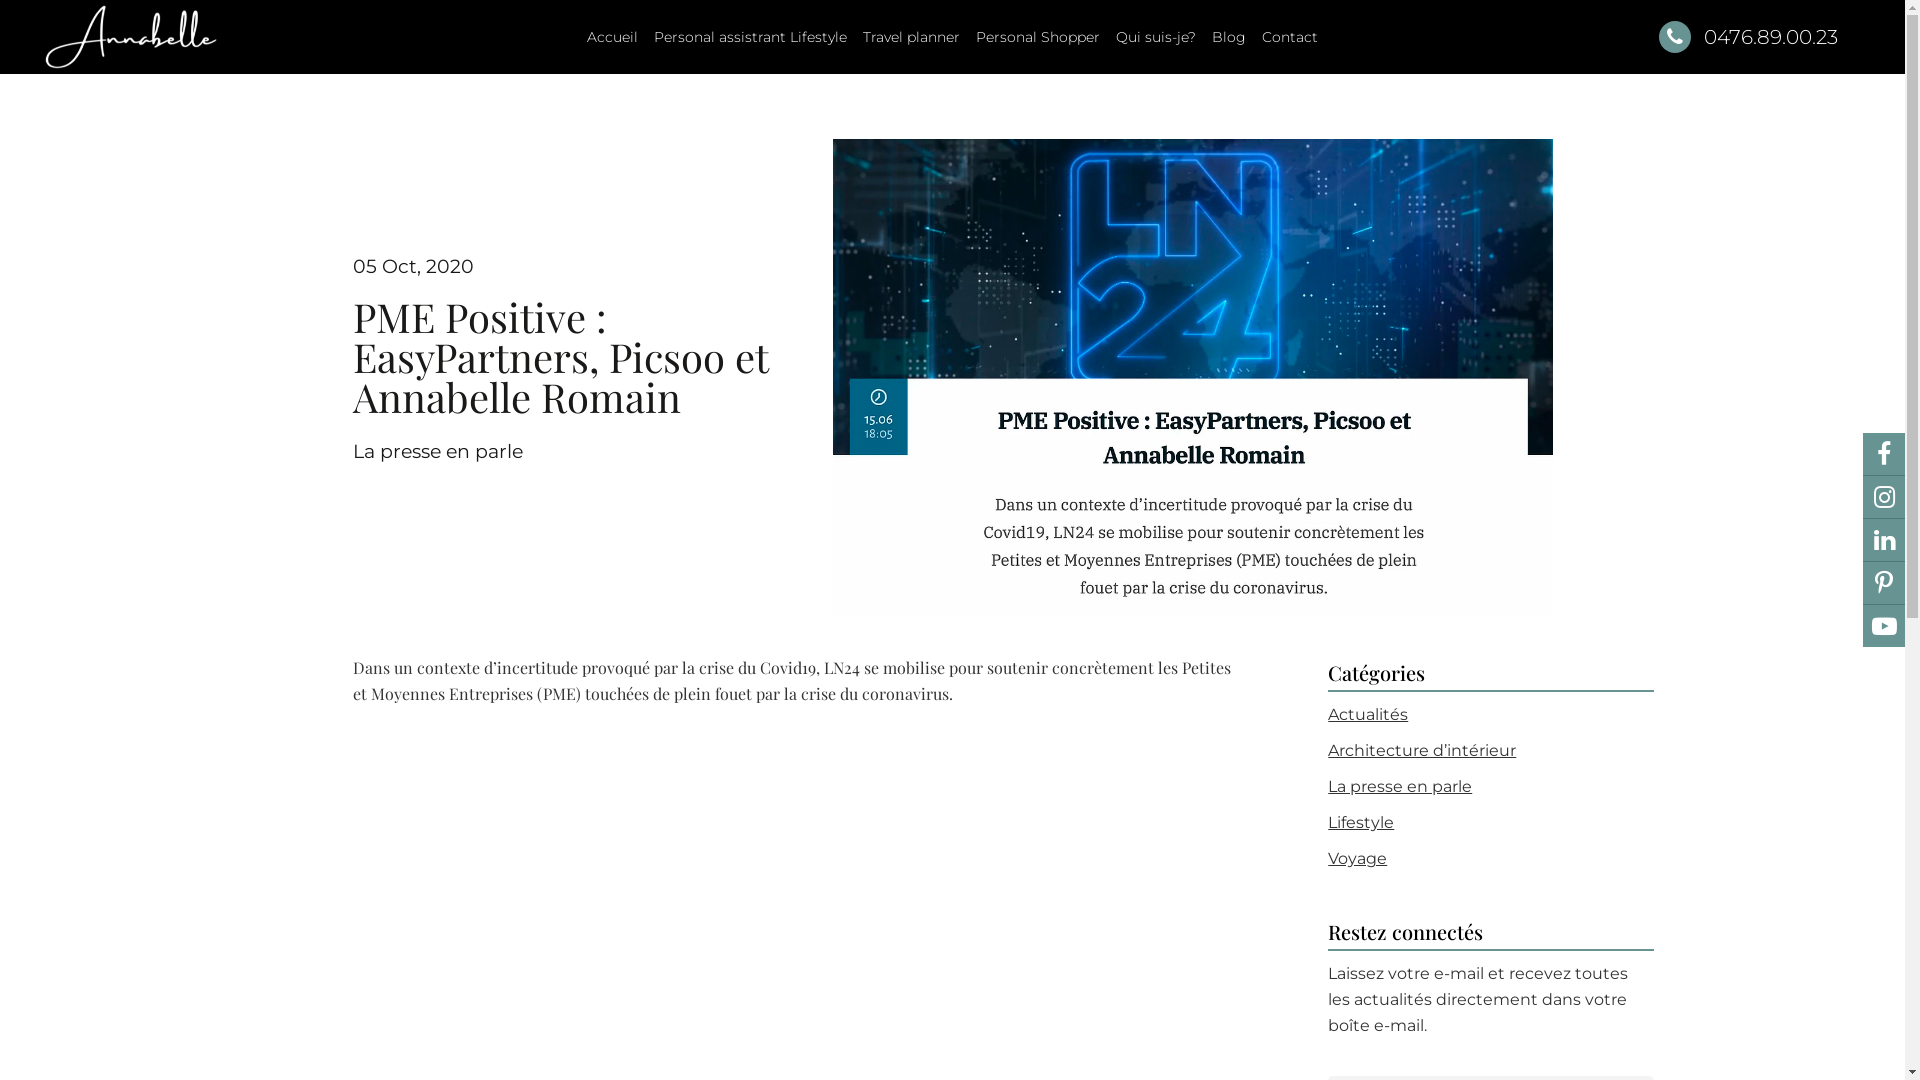 The height and width of the screenshot is (1080, 1920). Describe the element at coordinates (1357, 857) in the screenshot. I see `'Voyage'` at that location.